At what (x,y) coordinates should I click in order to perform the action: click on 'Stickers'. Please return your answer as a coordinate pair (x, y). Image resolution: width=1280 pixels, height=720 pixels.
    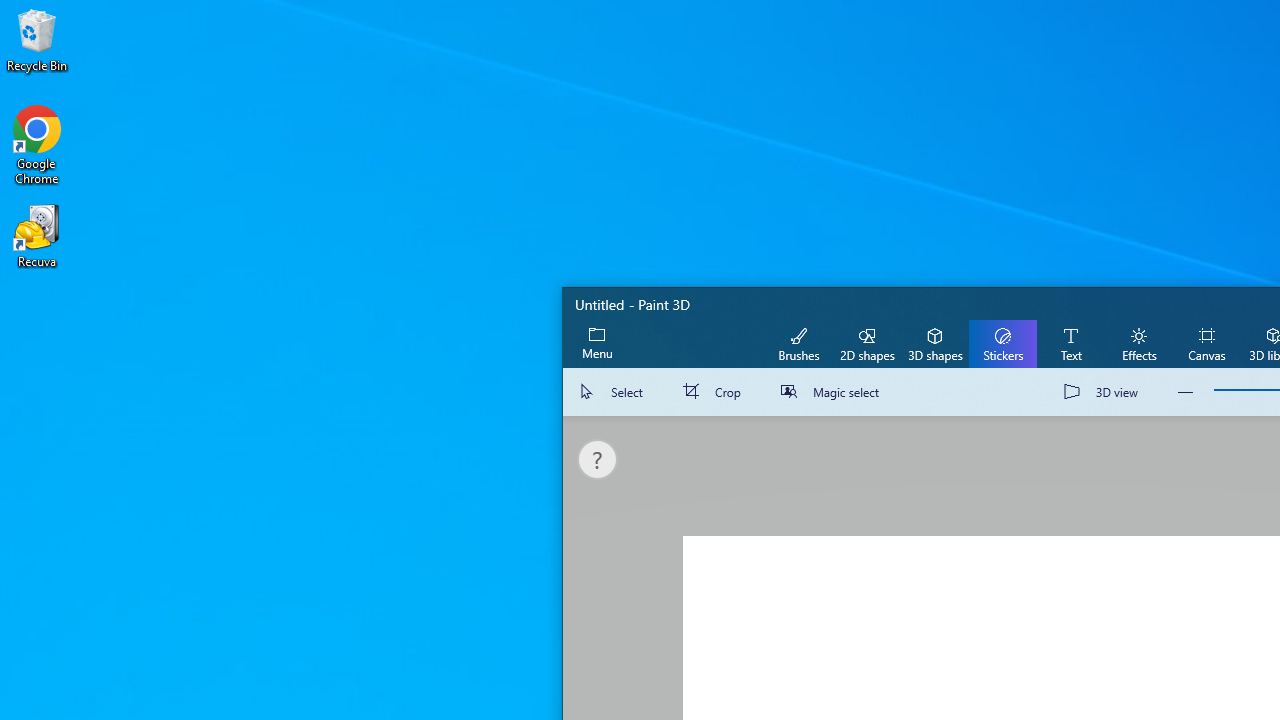
    Looking at the image, I should click on (1002, 342).